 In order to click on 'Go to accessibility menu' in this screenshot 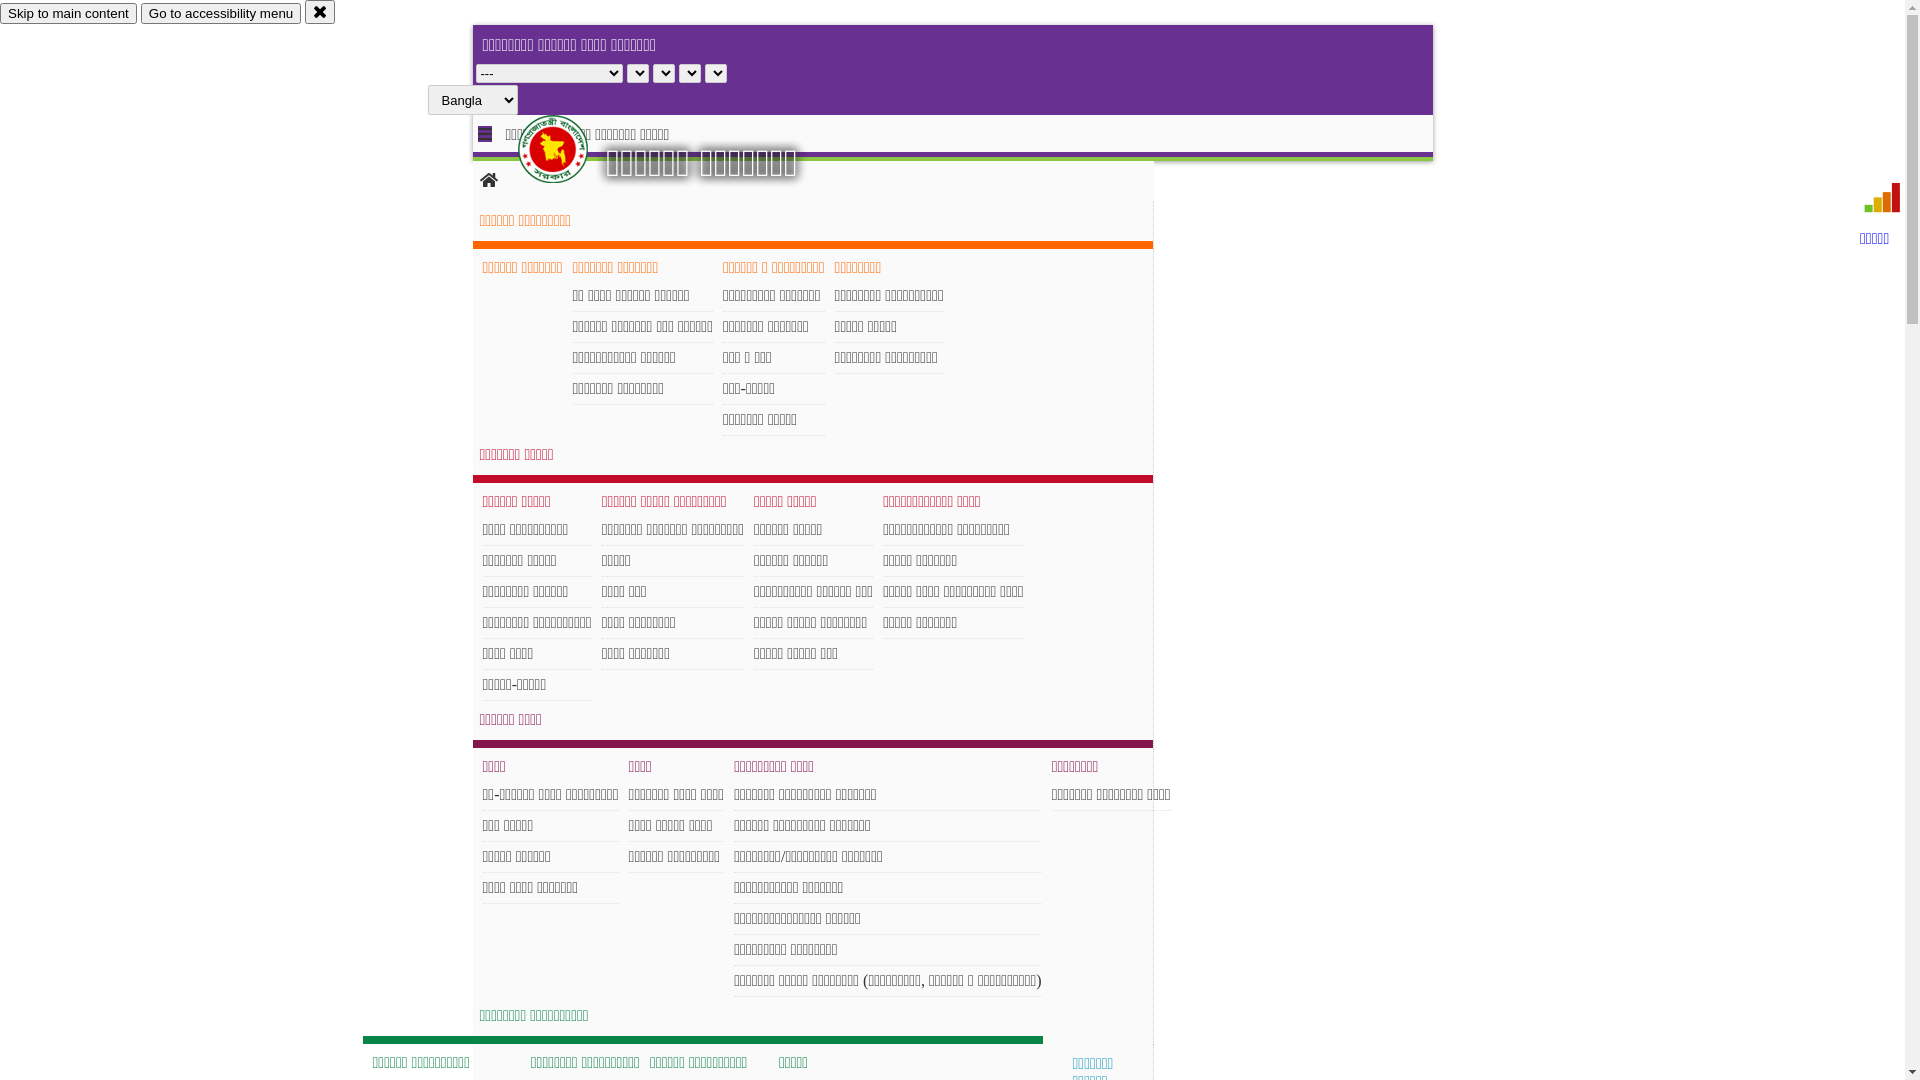, I will do `click(139, 13)`.